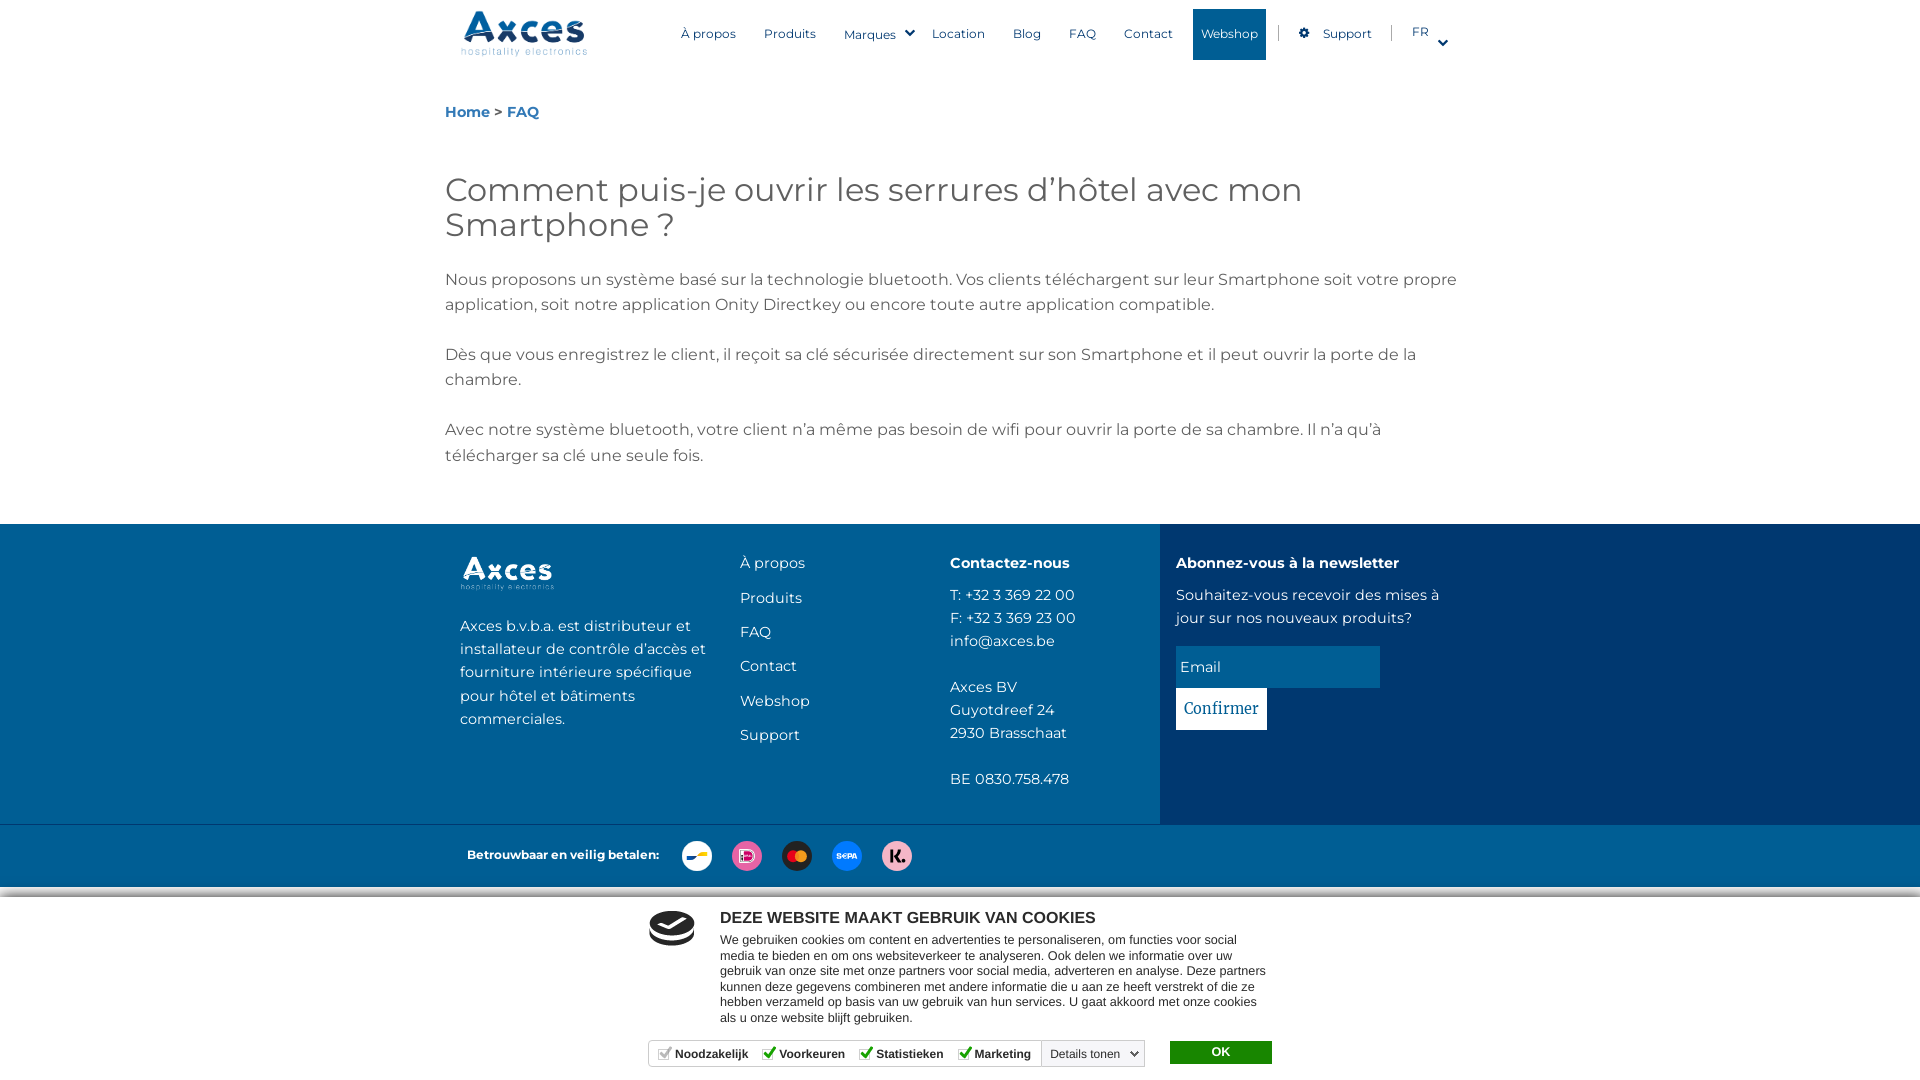 The image size is (1920, 1080). What do you see at coordinates (957, 34) in the screenshot?
I see `'Location'` at bounding box center [957, 34].